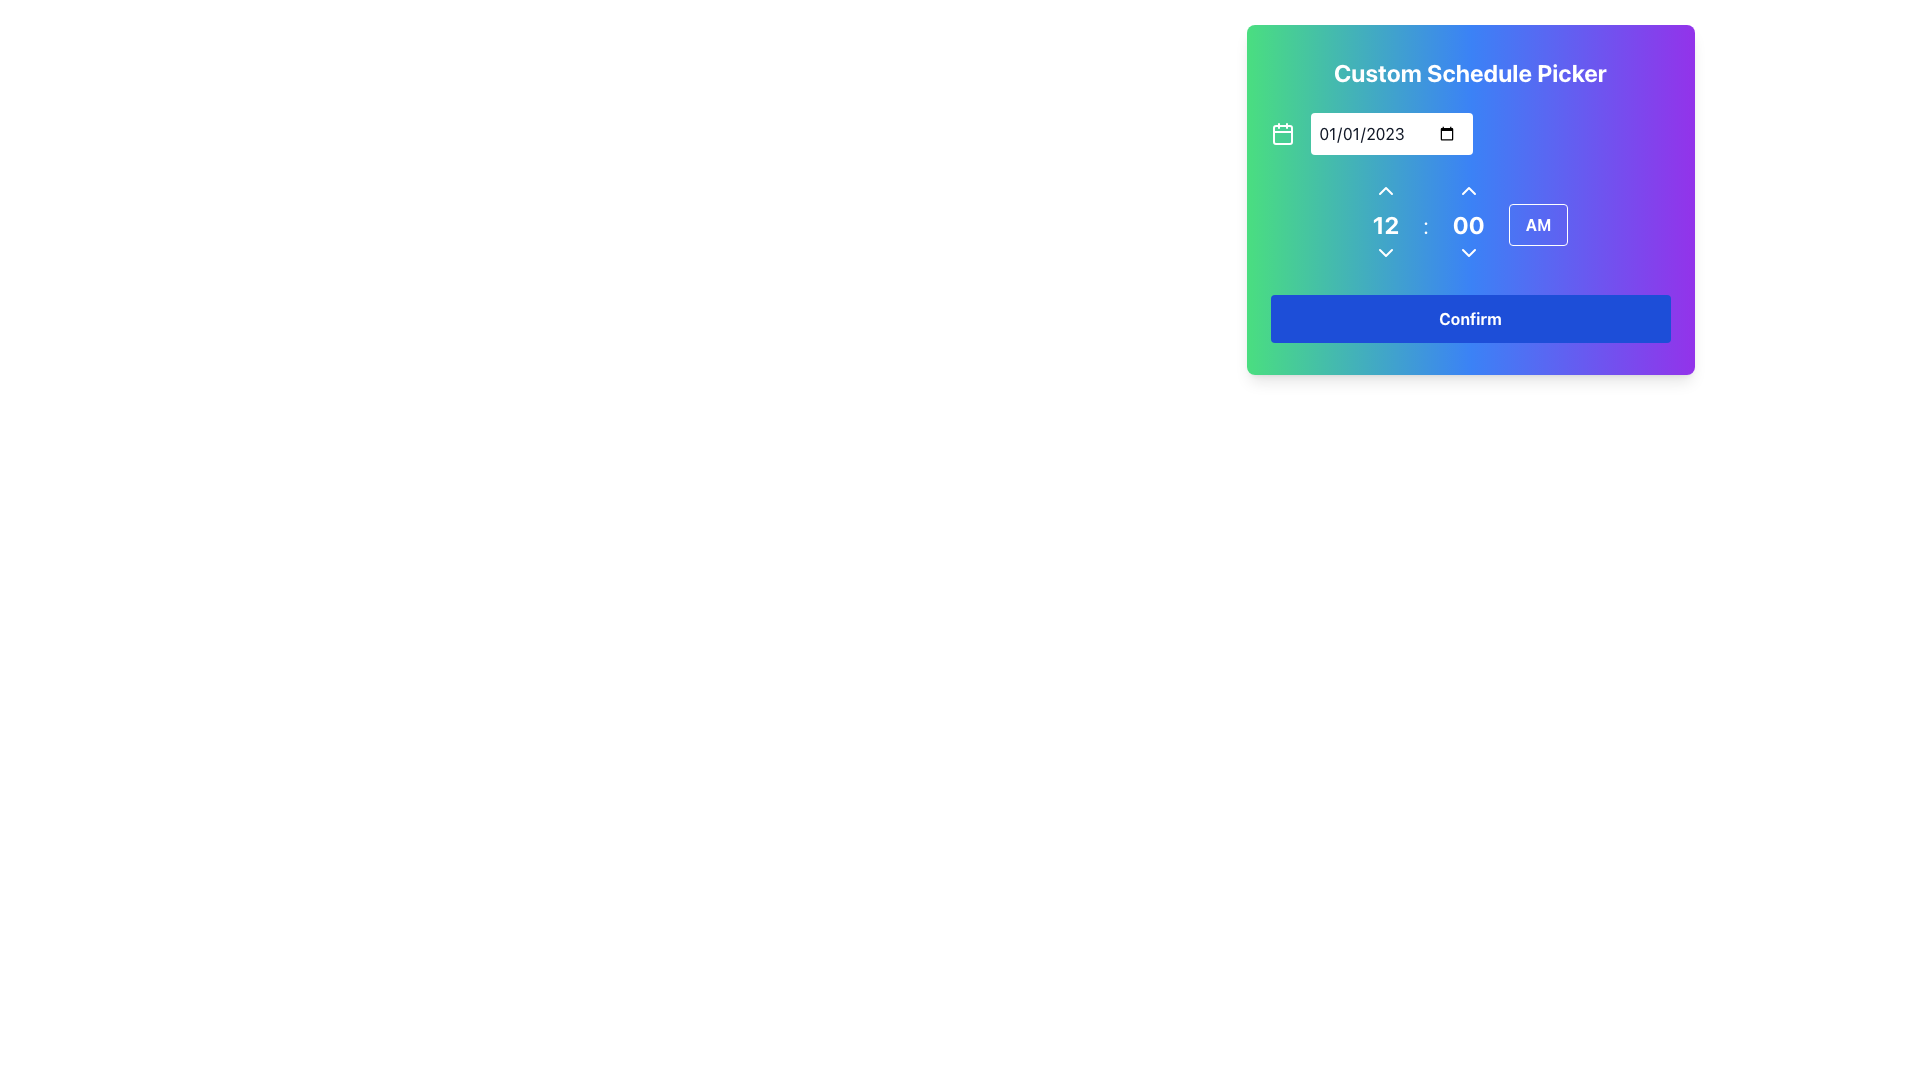 The image size is (1920, 1080). Describe the element at coordinates (1468, 252) in the screenshot. I see `the dropdown button located in the middle-right of the 'Custom Schedule Picker' modal` at that location.